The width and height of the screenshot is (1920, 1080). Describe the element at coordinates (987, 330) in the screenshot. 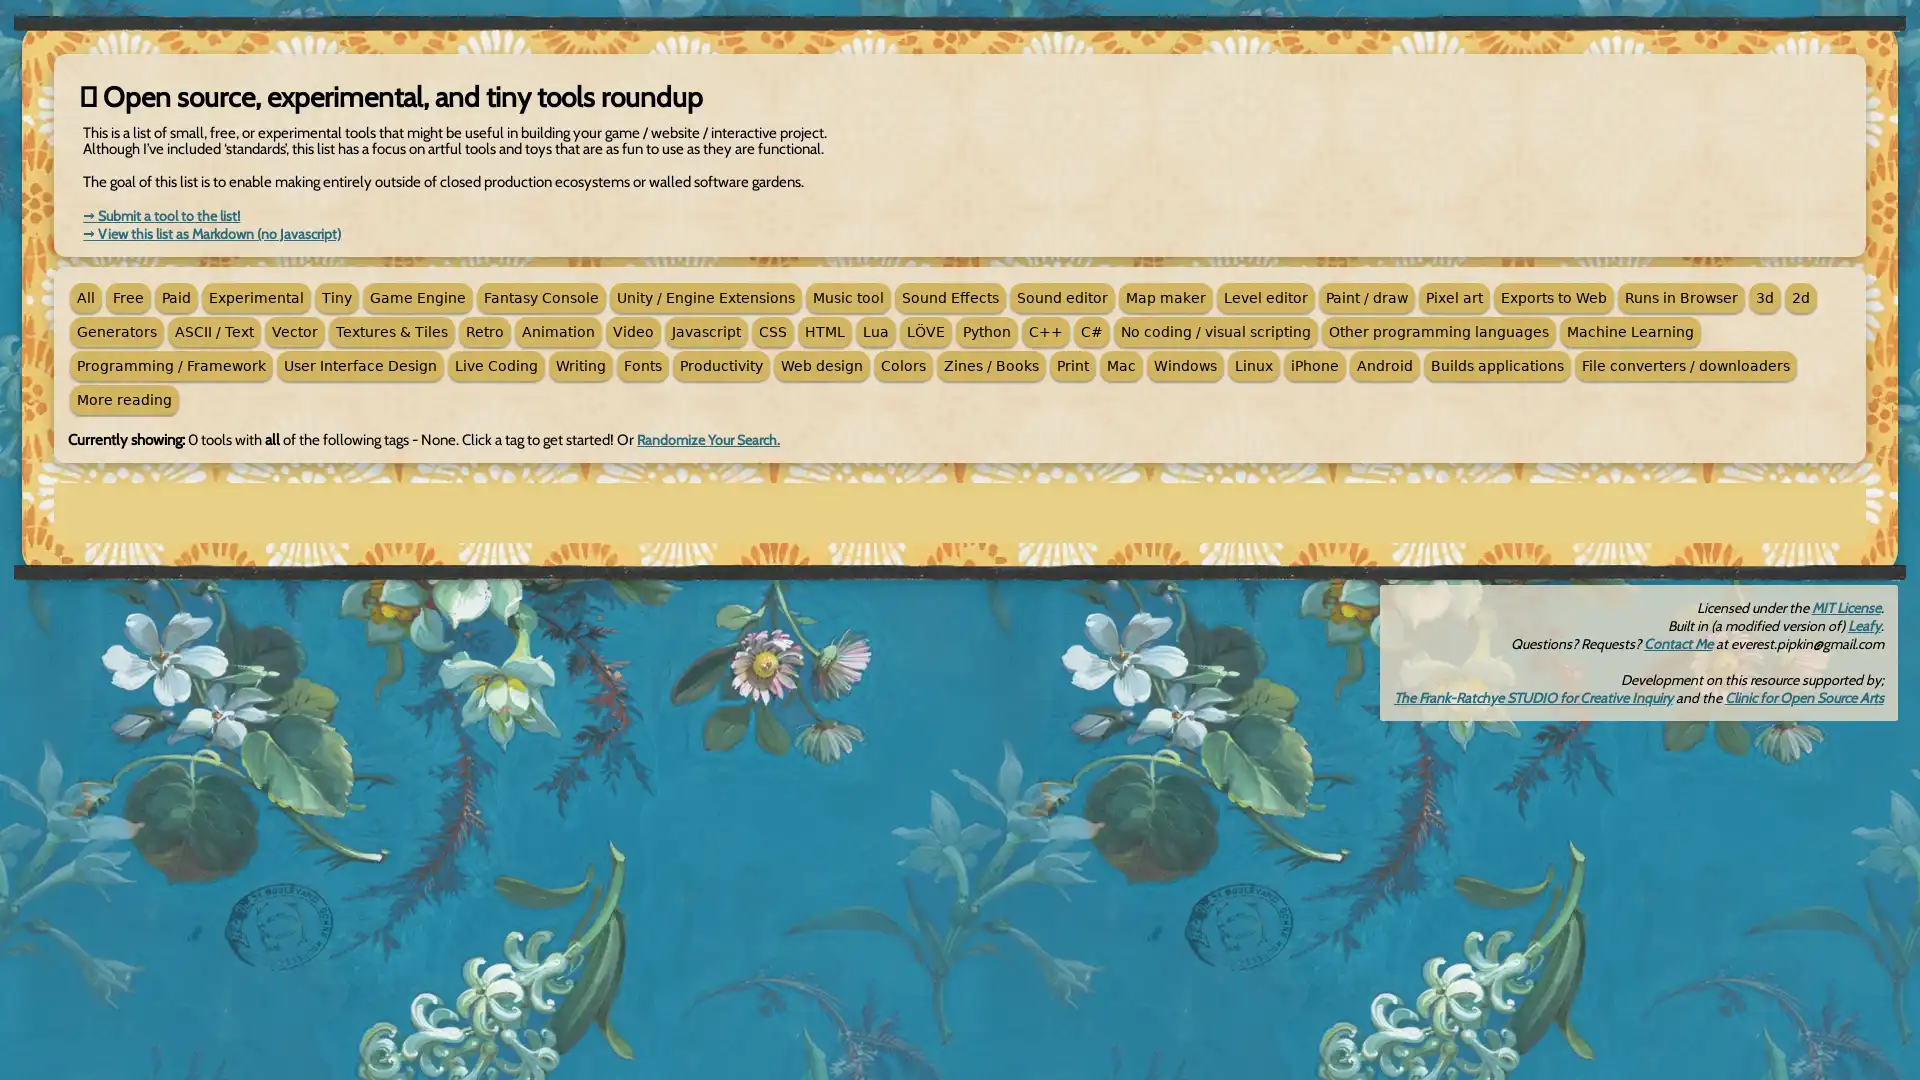

I see `Python` at that location.